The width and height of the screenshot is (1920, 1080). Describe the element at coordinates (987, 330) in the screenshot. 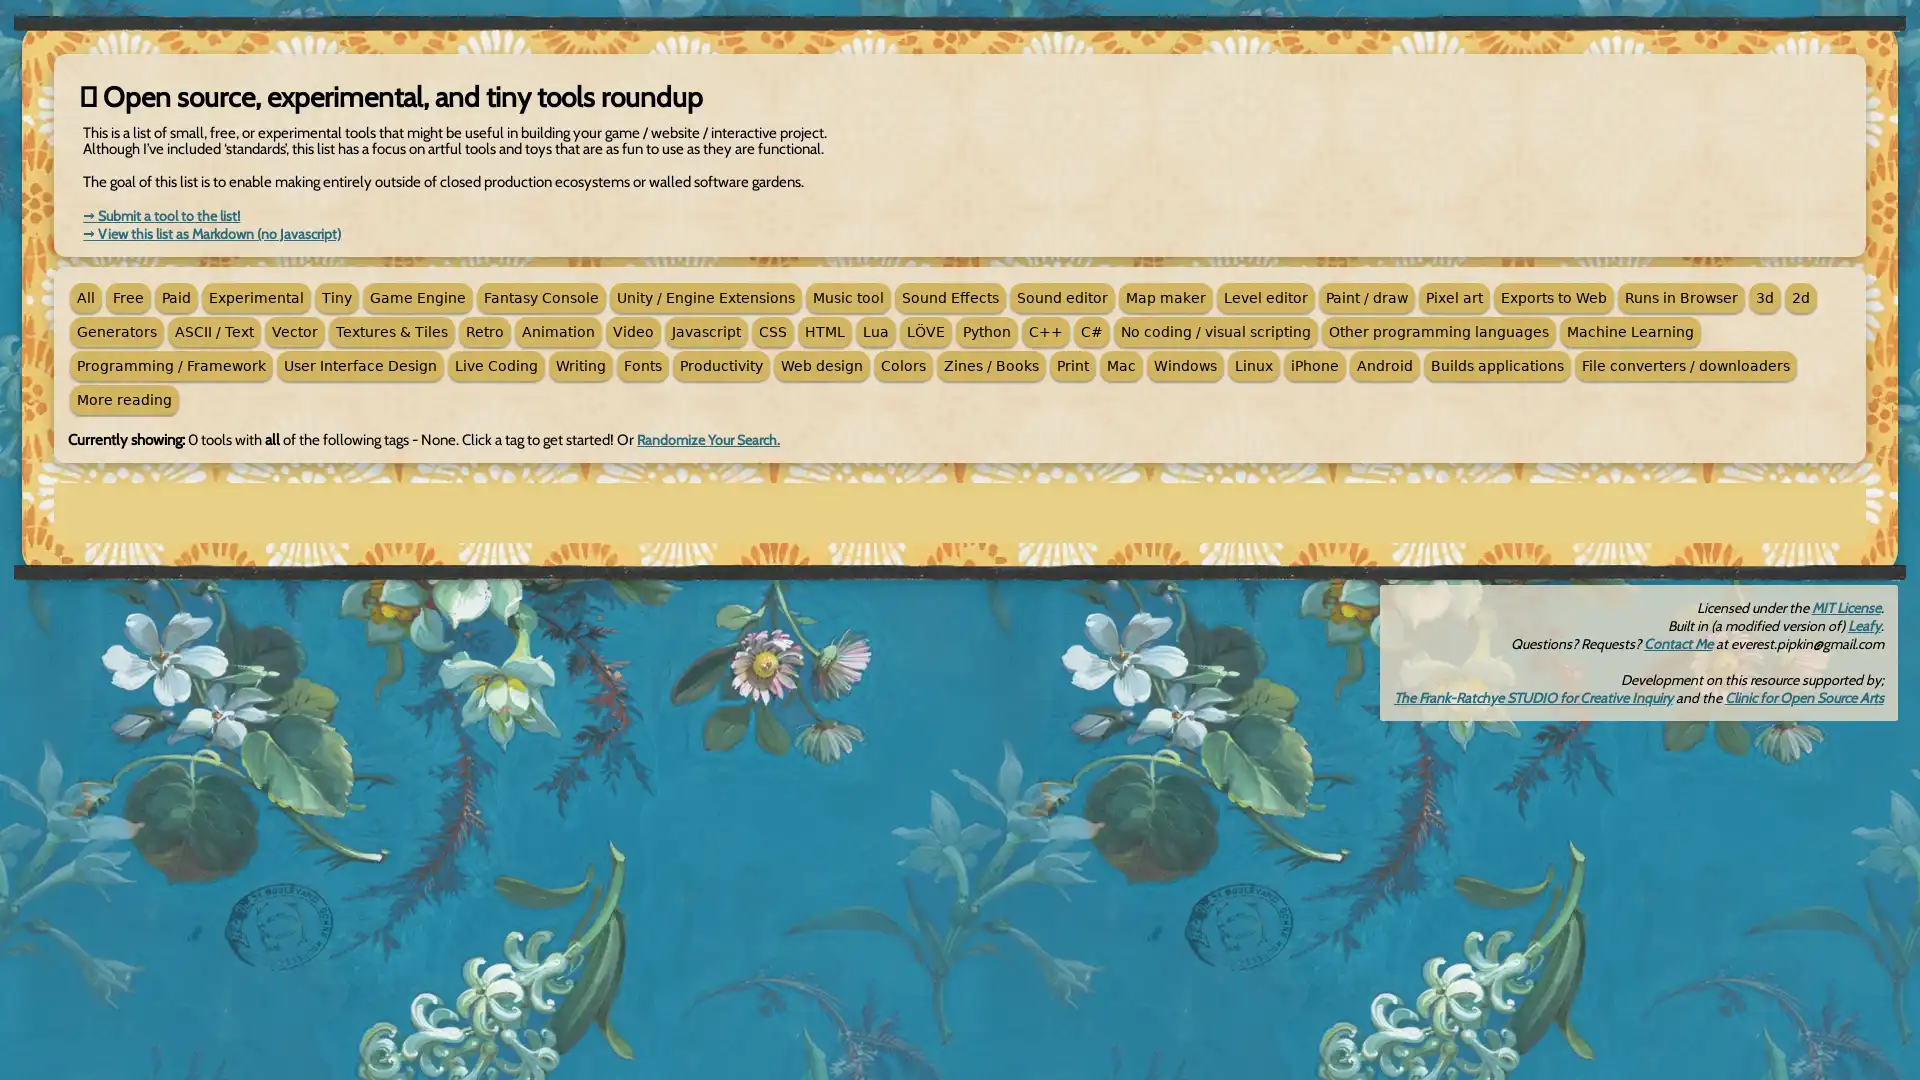

I see `Python` at that location.